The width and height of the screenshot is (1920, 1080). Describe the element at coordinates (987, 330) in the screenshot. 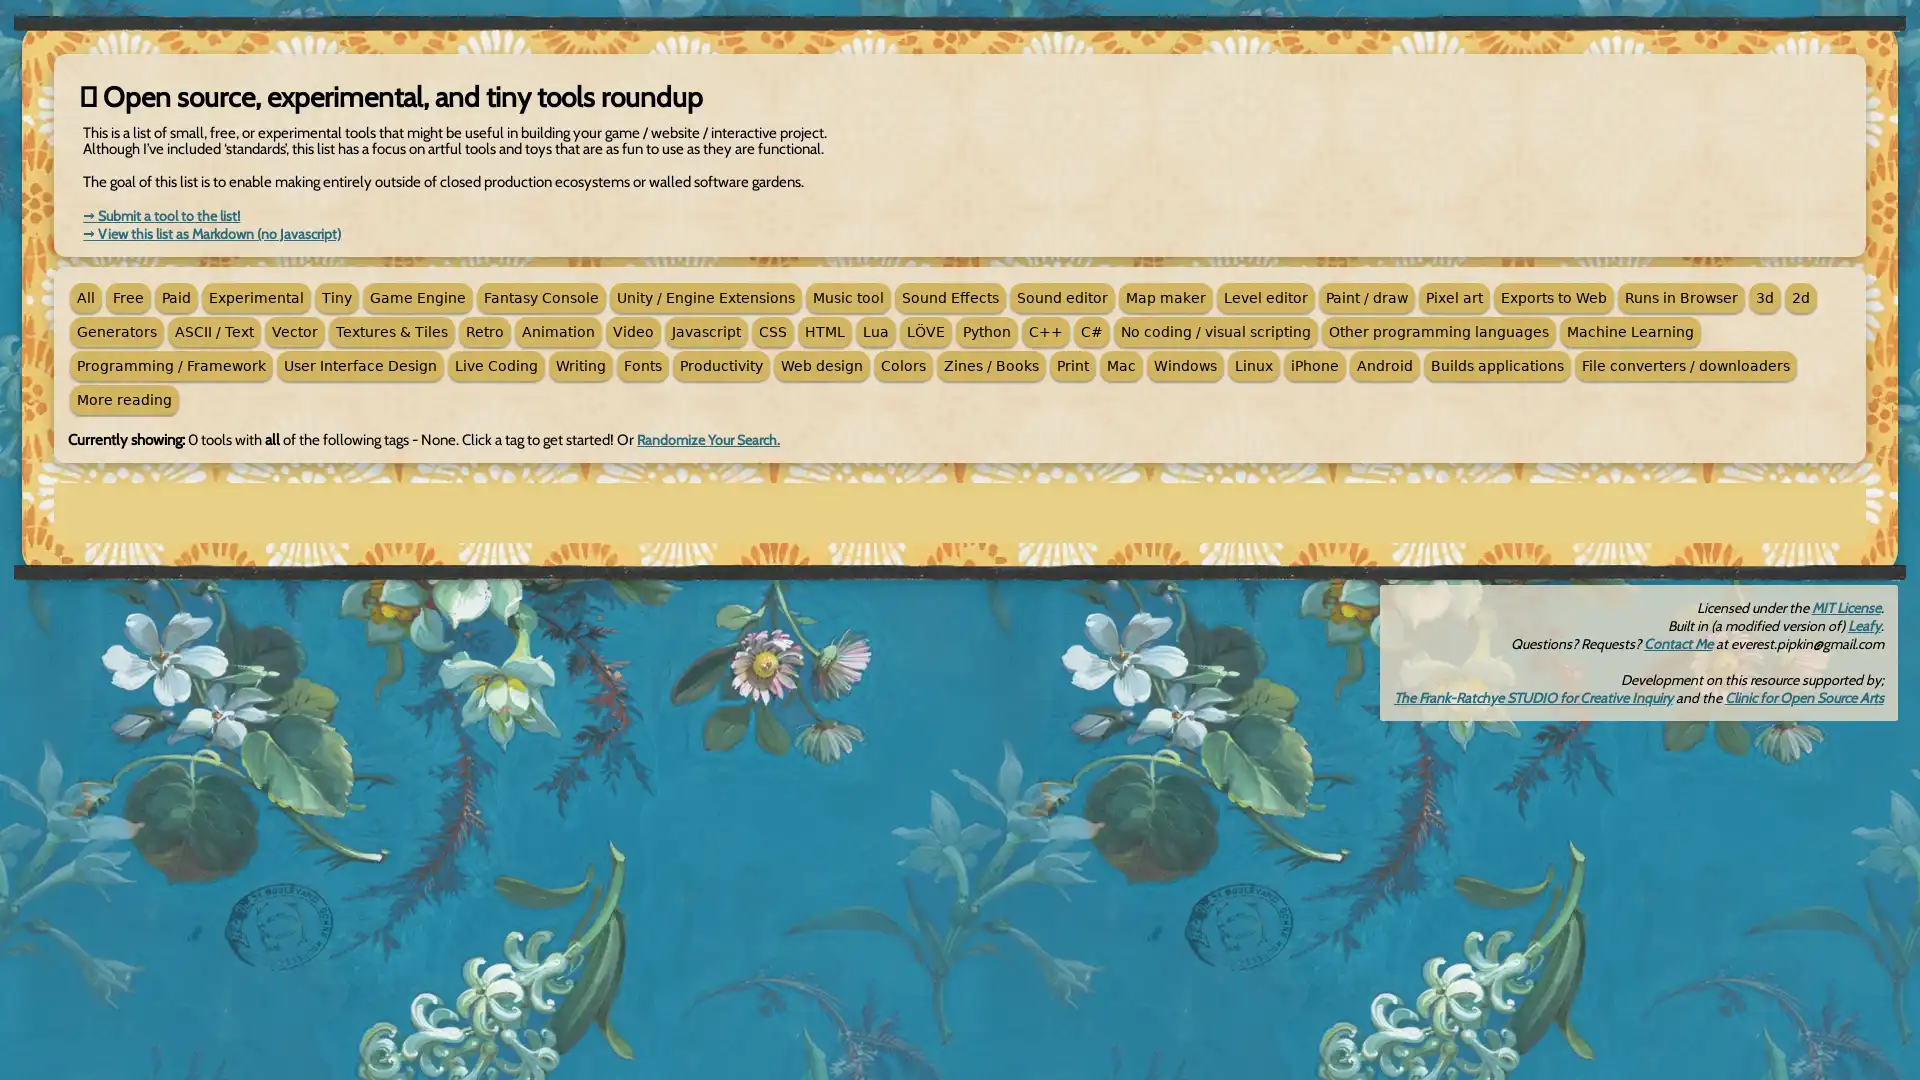

I see `Python` at that location.